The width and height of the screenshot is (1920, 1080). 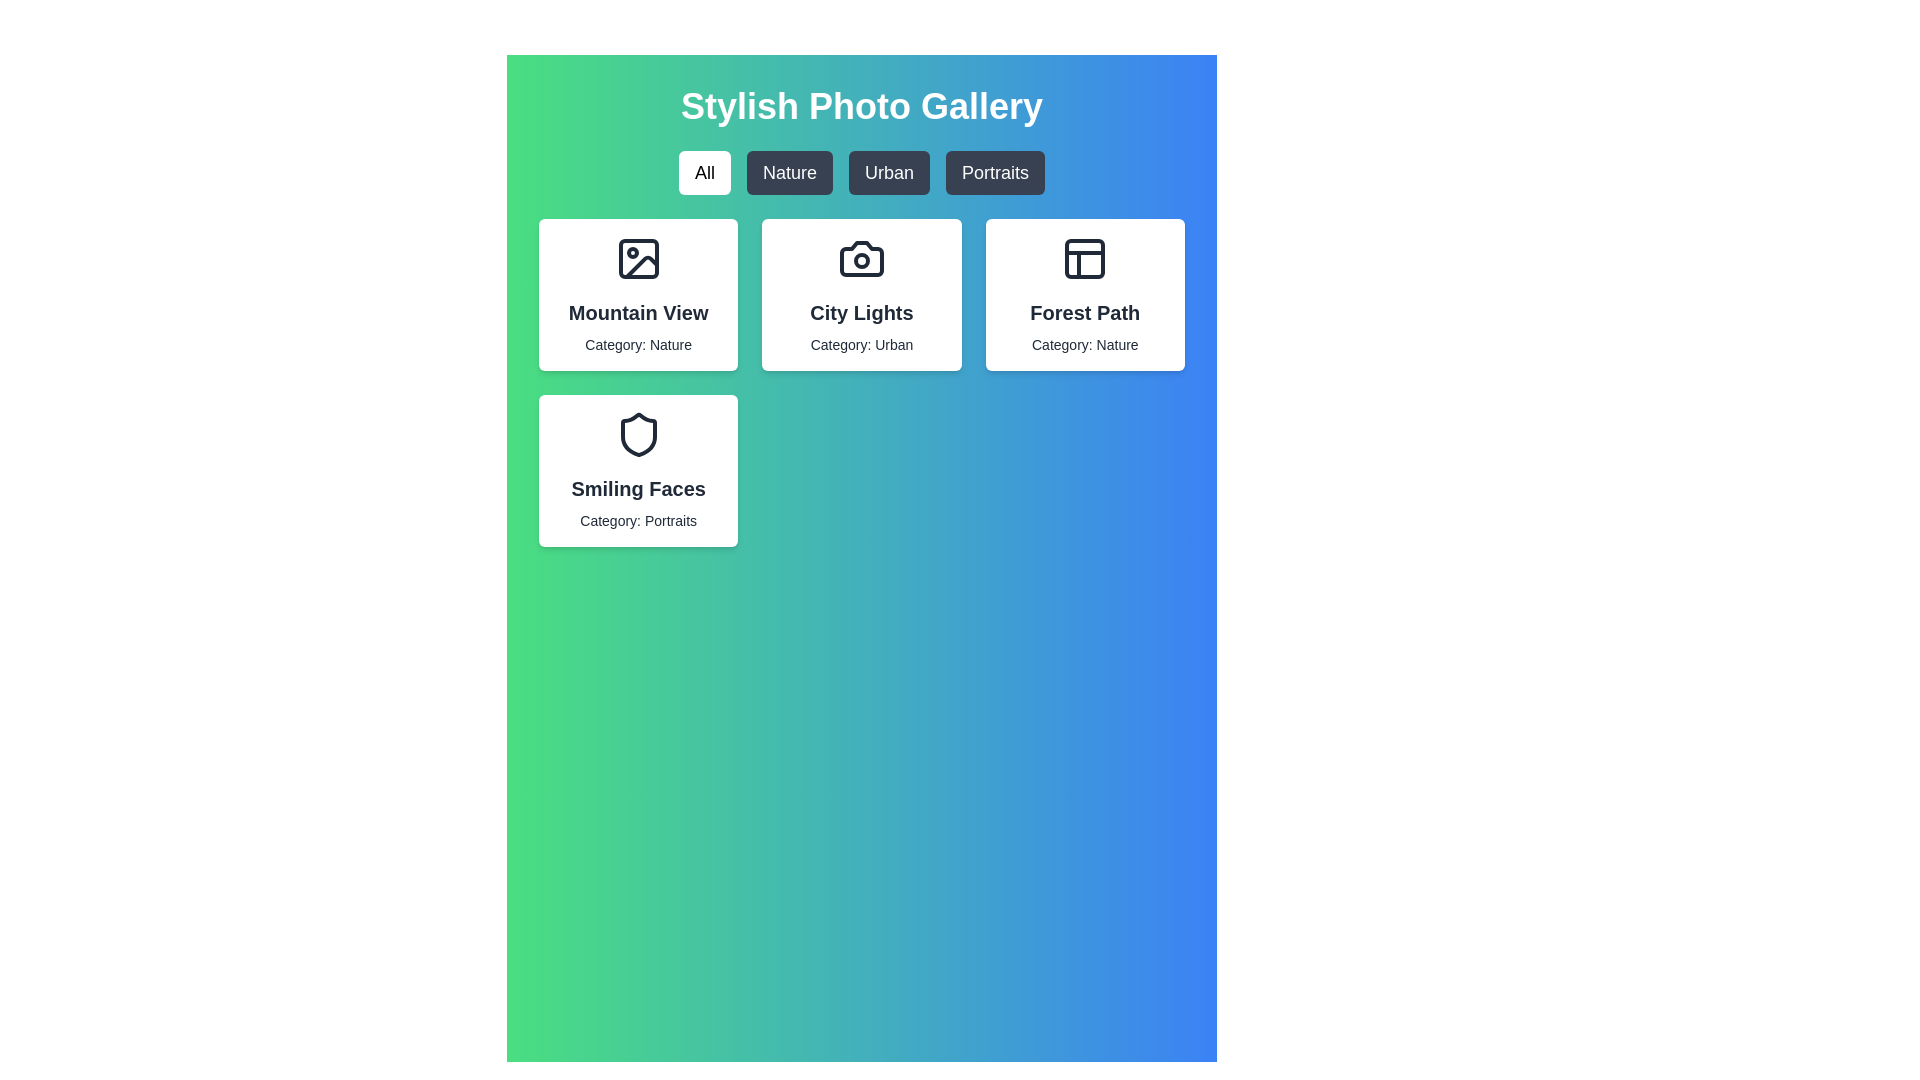 What do you see at coordinates (637, 434) in the screenshot?
I see `the shield-like icon above the 'Smiling Faces' text in the second row, fourth grid item` at bounding box center [637, 434].